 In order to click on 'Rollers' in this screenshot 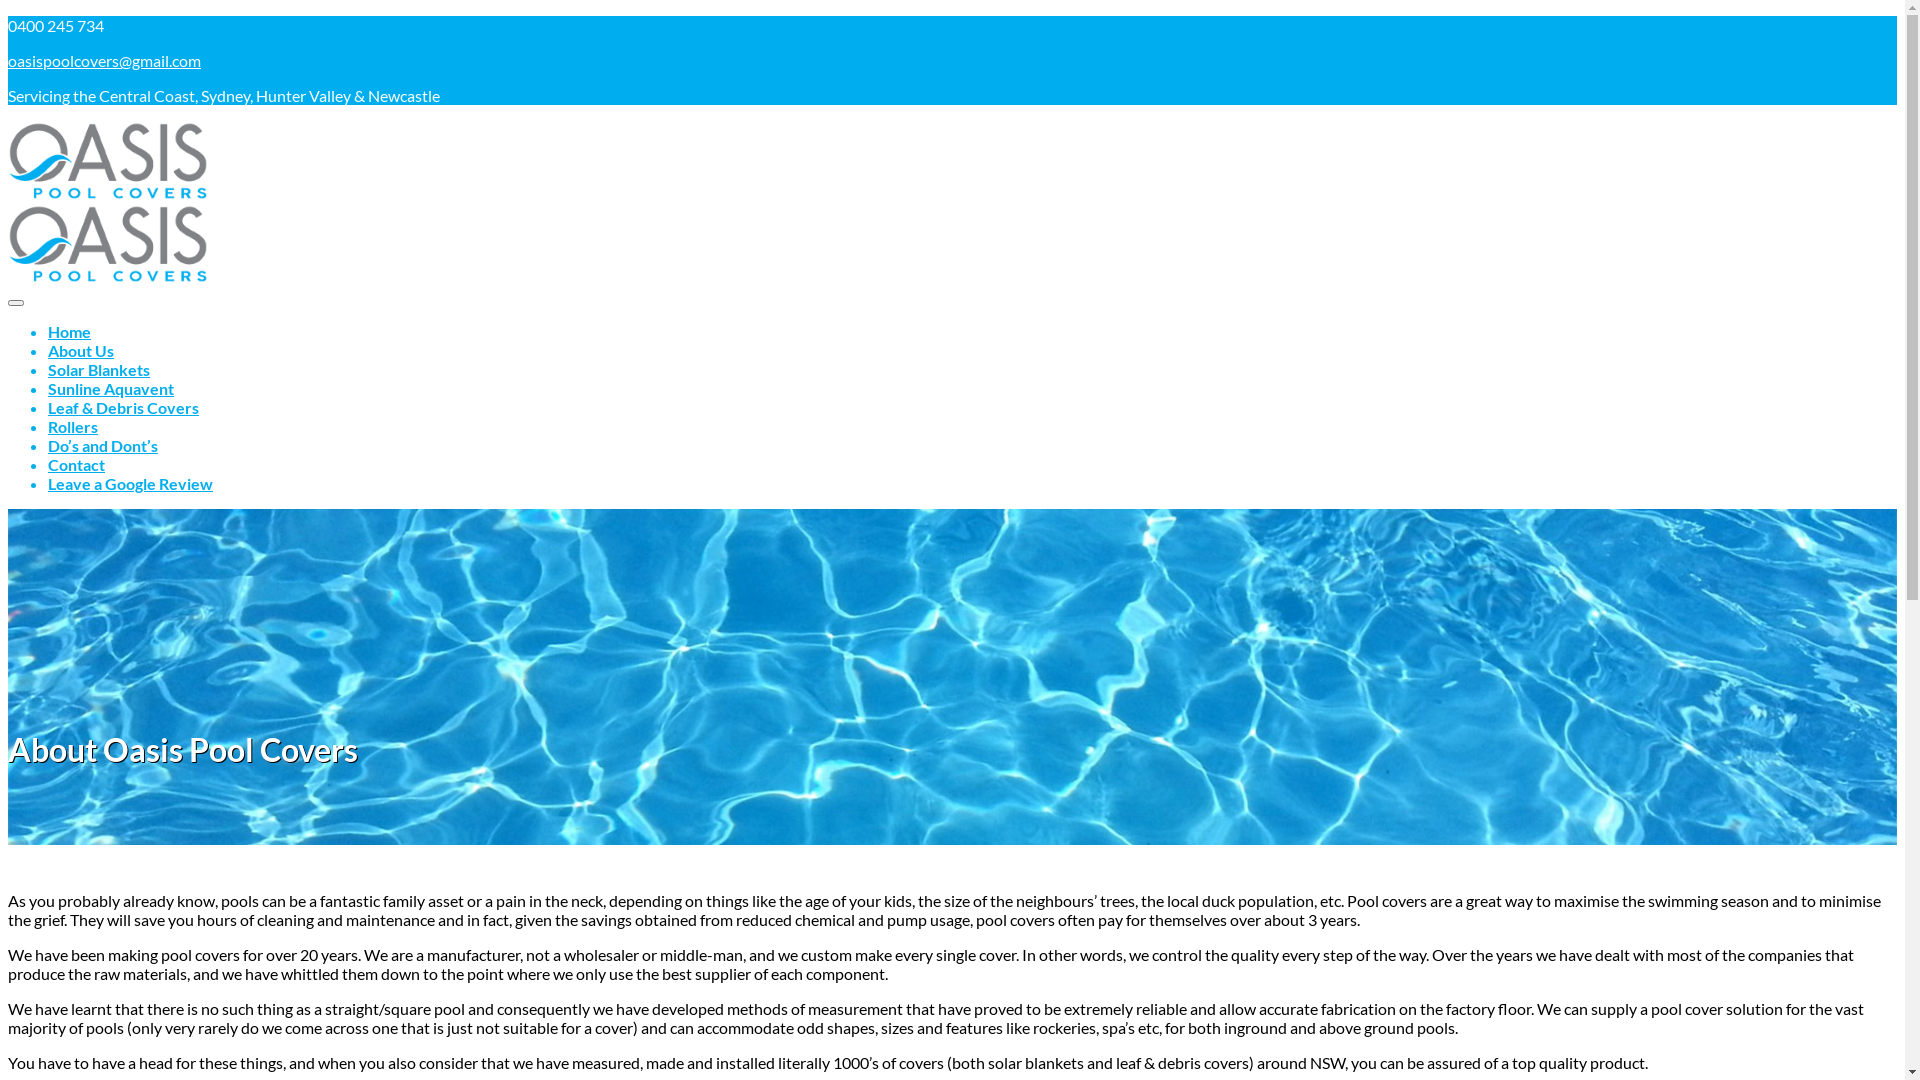, I will do `click(48, 425)`.